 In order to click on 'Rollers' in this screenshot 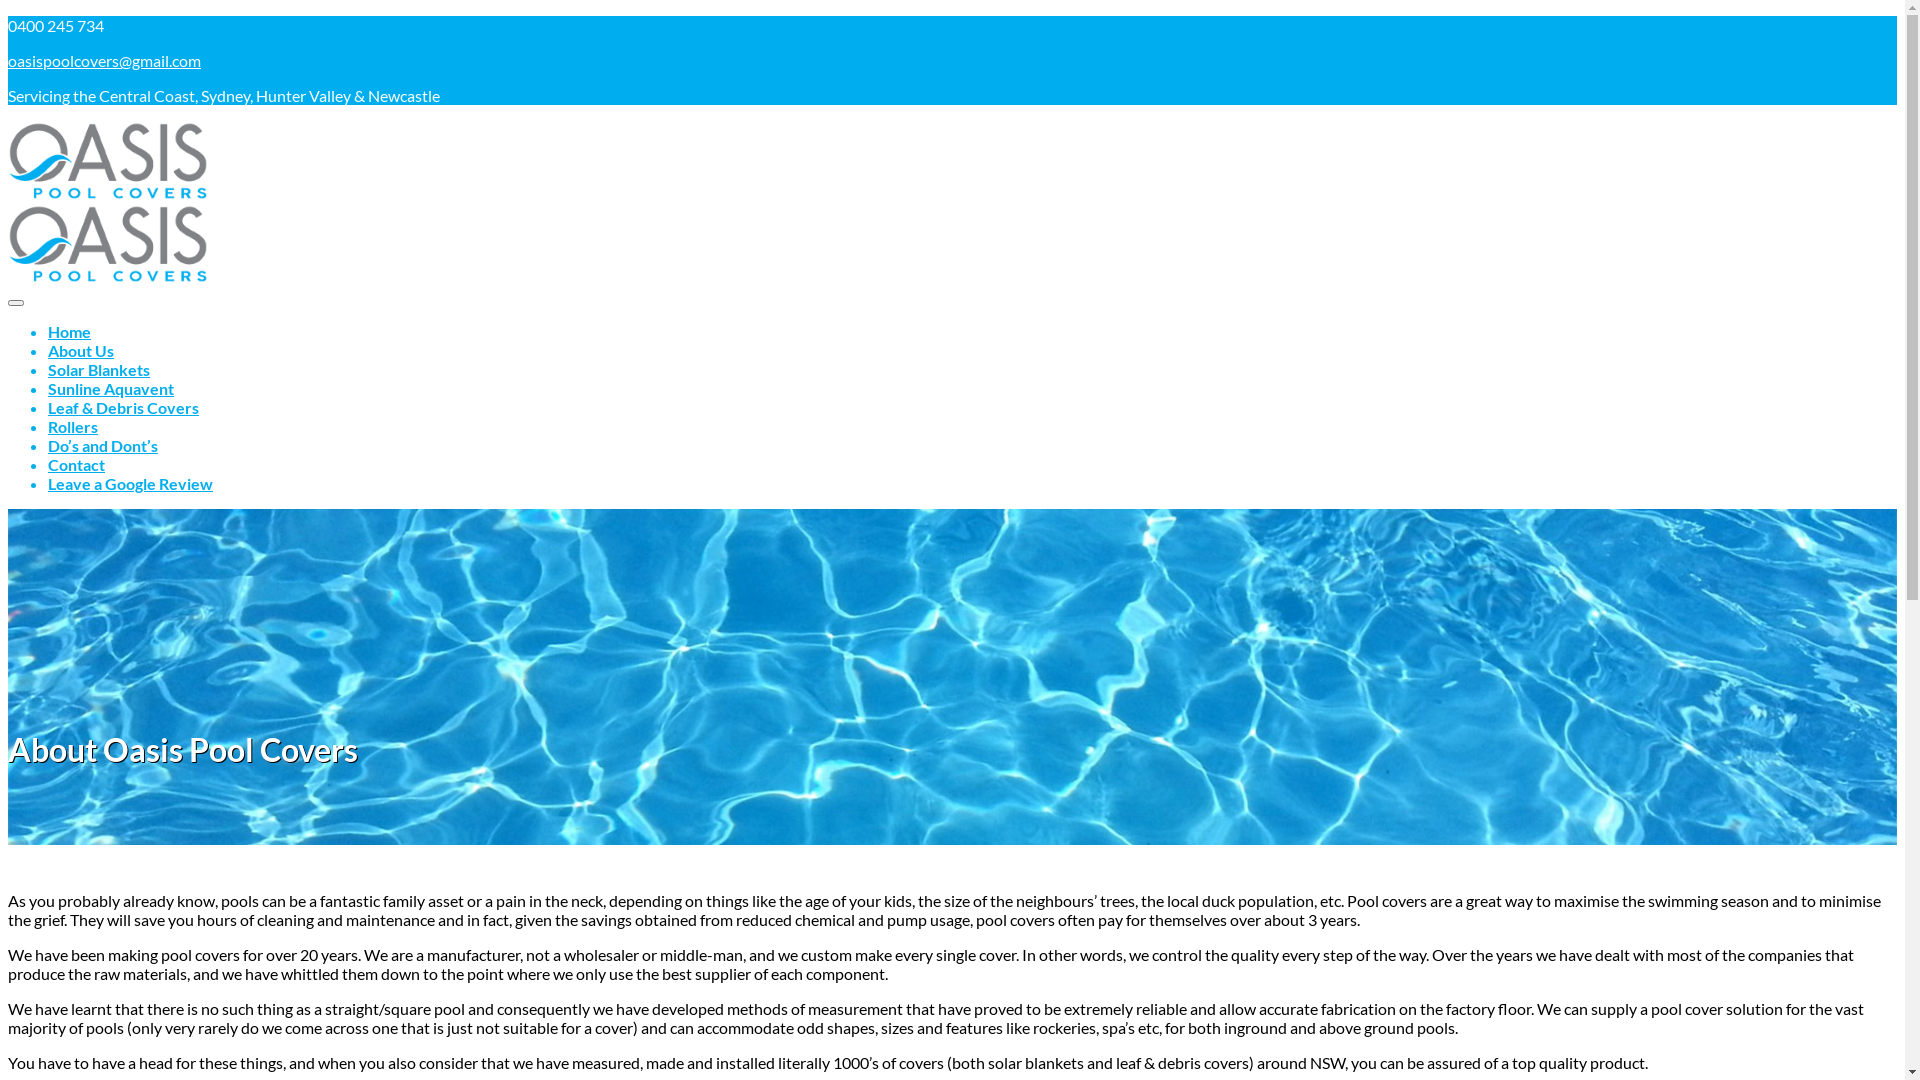, I will do `click(48, 425)`.